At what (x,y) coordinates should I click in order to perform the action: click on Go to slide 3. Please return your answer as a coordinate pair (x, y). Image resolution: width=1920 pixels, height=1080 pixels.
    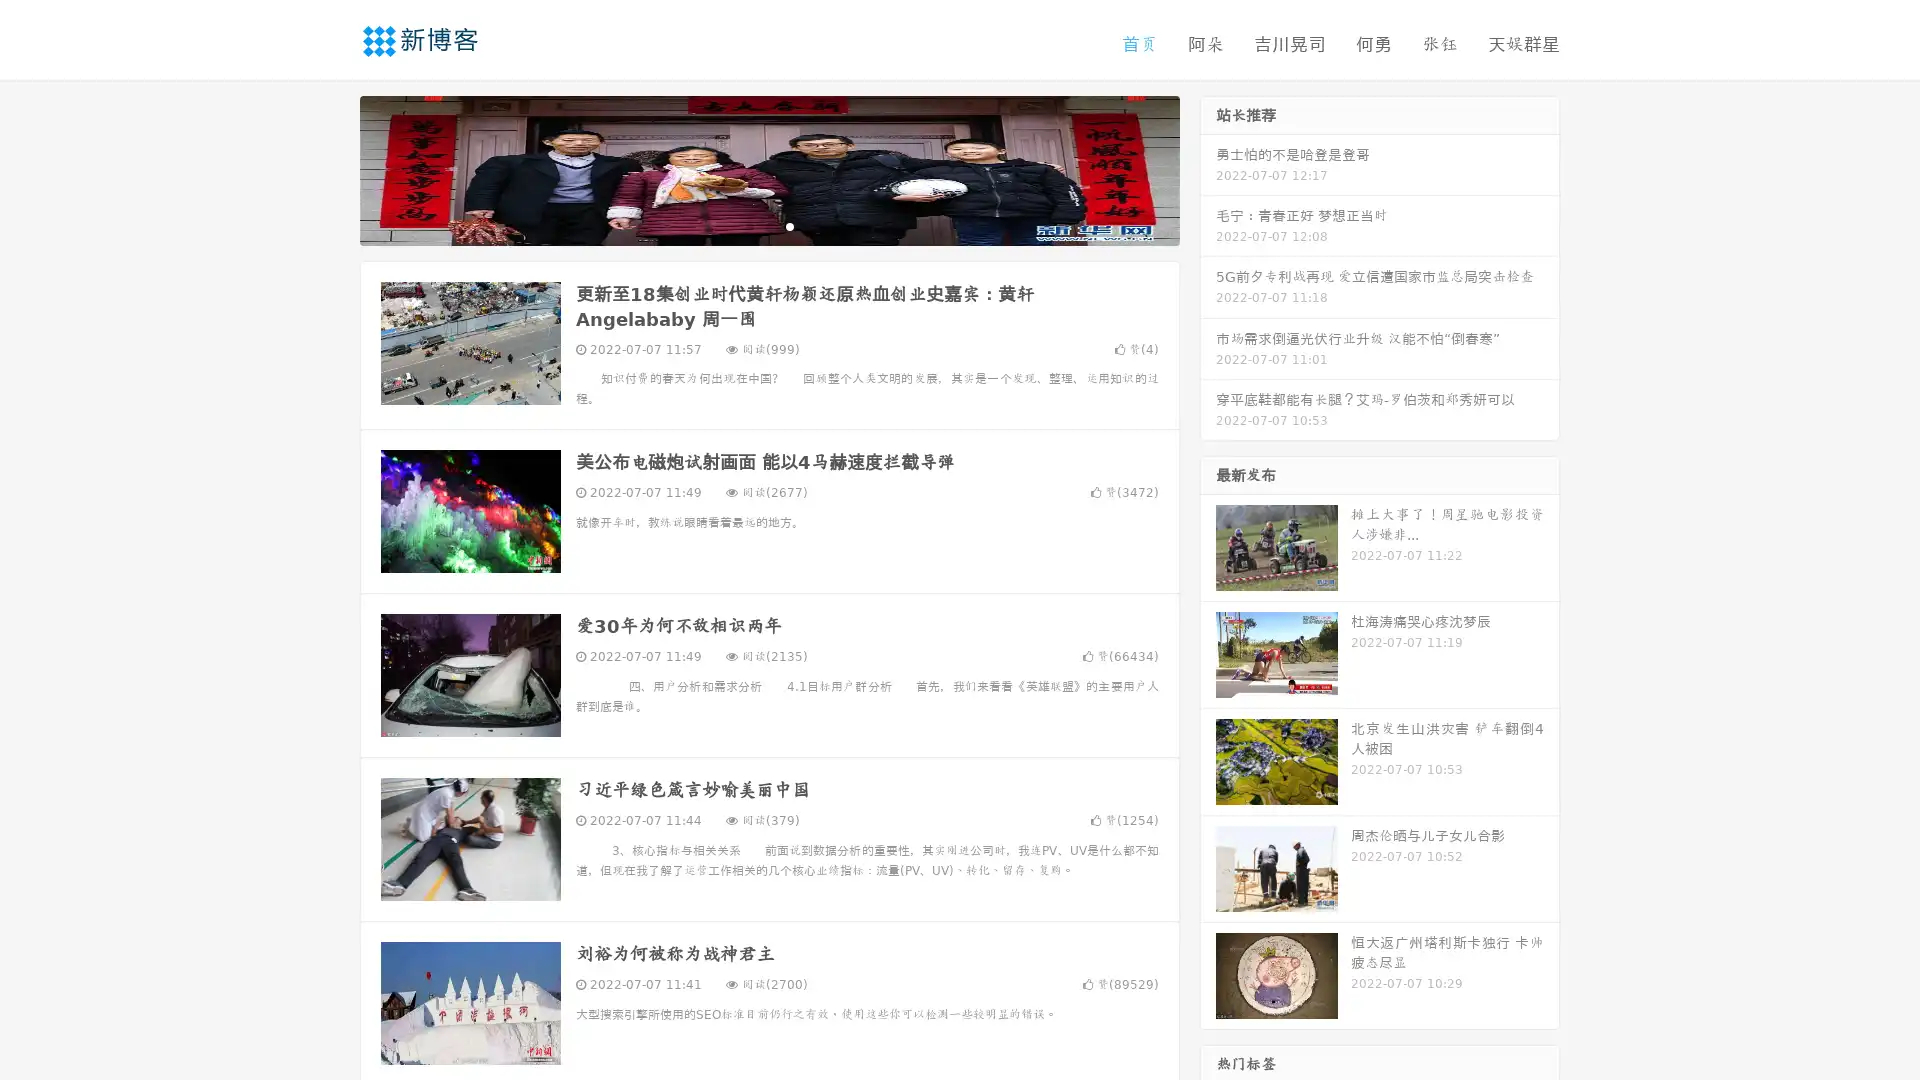
    Looking at the image, I should click on (789, 225).